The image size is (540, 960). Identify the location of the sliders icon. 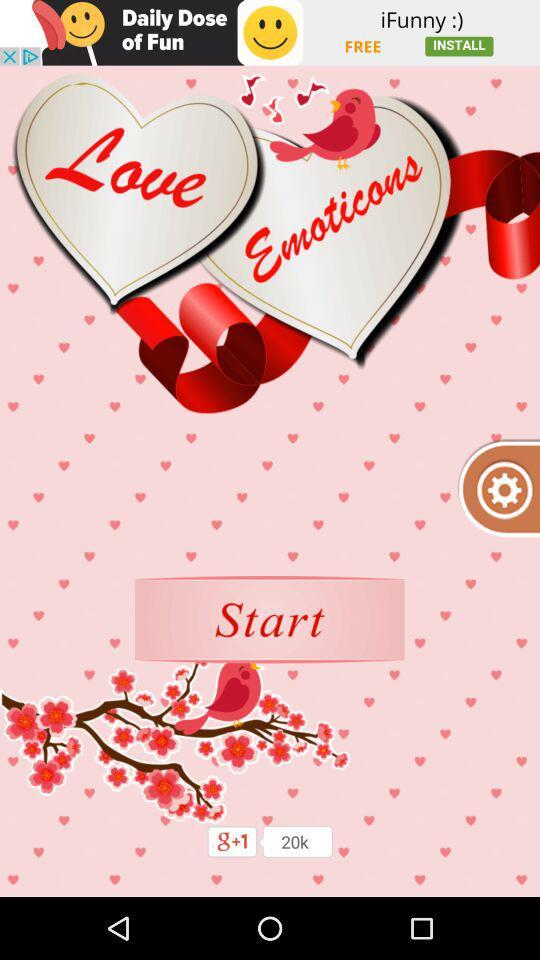
(269, 663).